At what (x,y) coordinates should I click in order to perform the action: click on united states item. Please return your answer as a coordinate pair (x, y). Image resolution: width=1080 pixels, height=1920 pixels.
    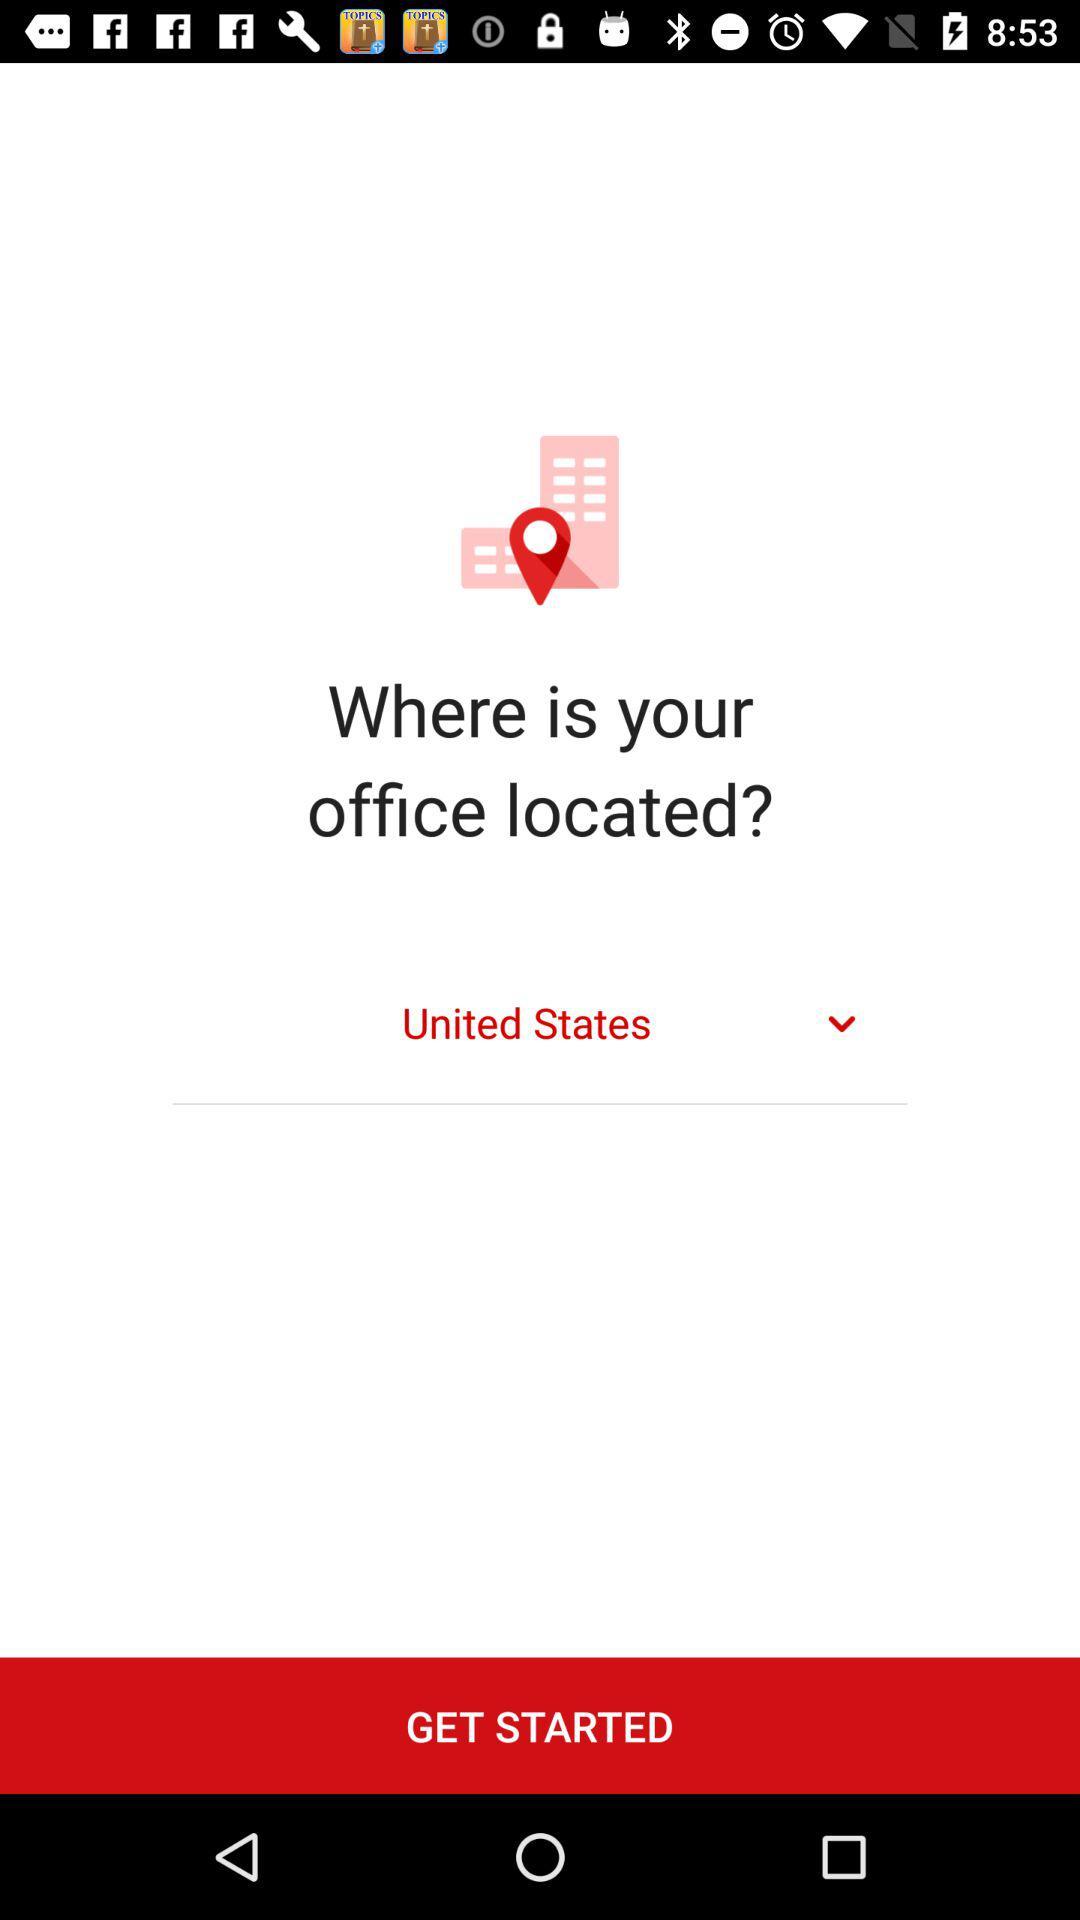
    Looking at the image, I should click on (540, 1024).